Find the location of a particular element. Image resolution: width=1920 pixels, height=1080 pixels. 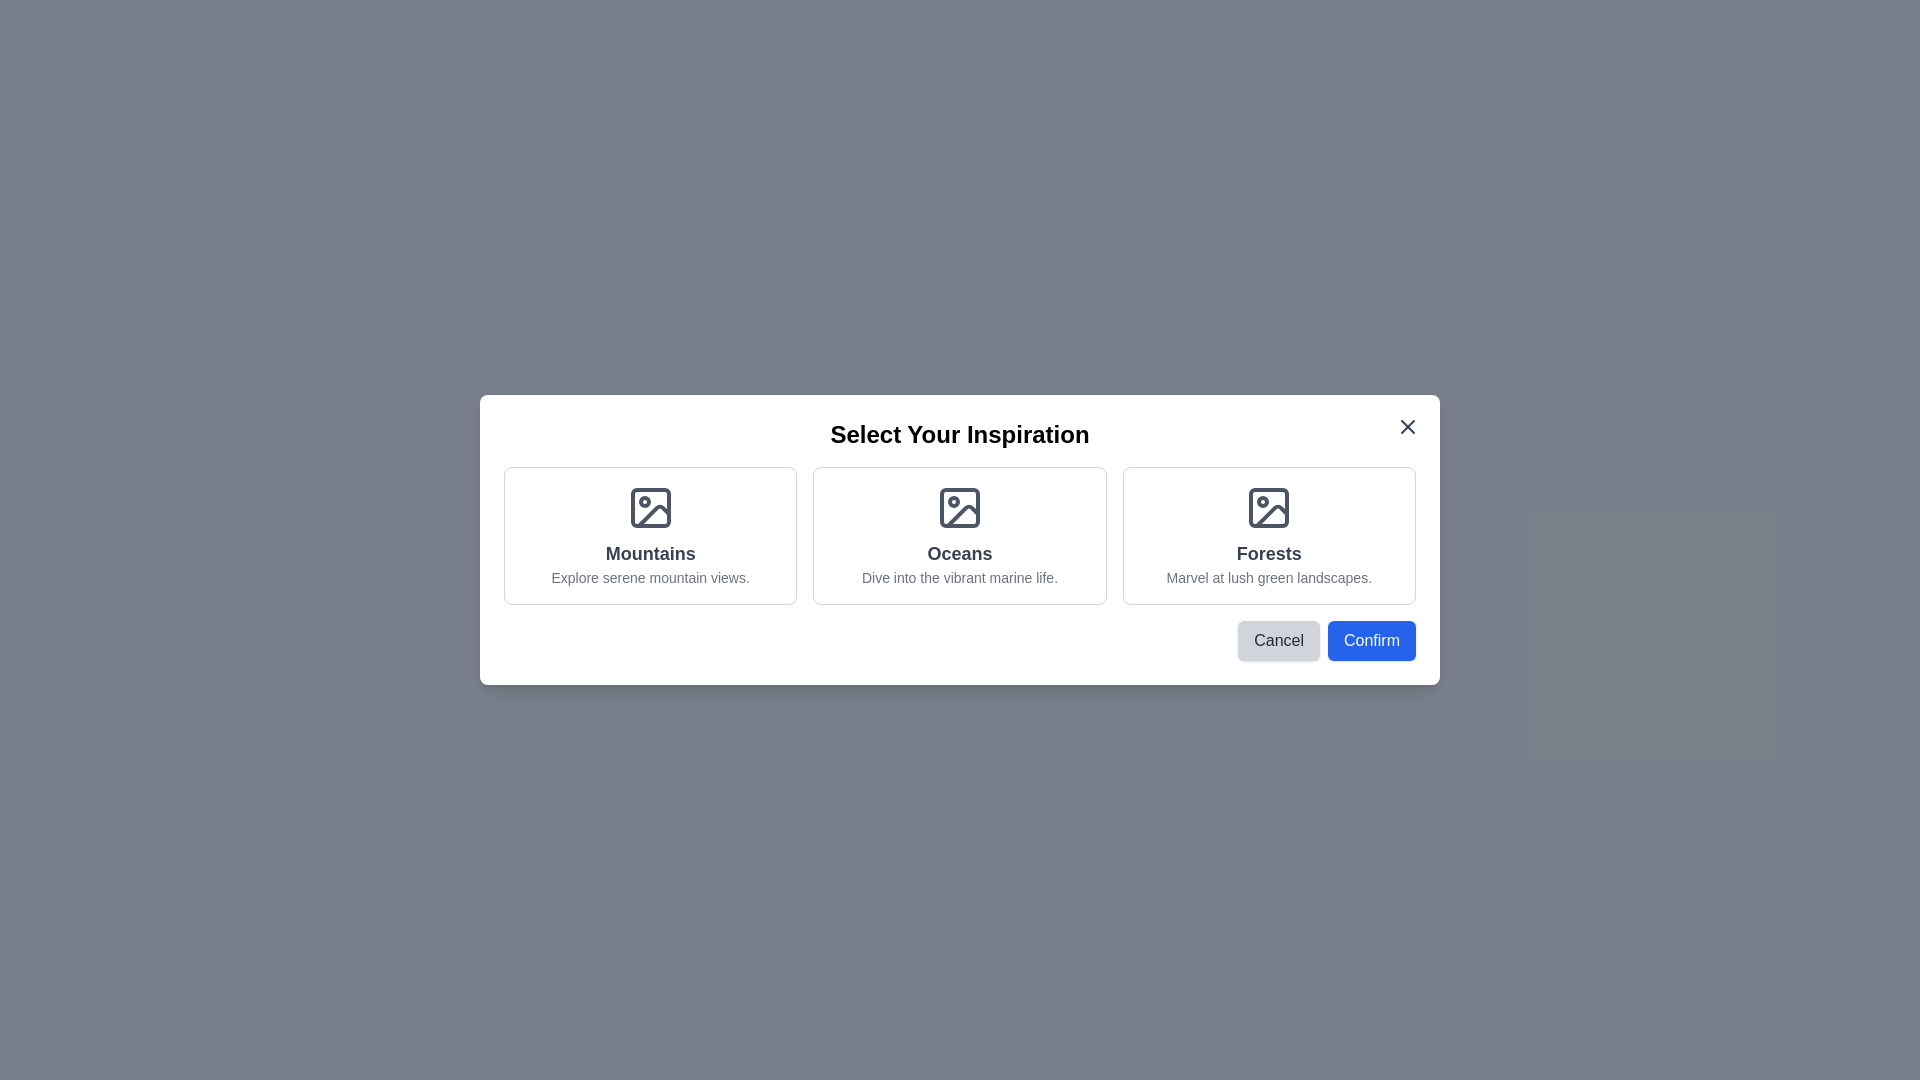

the descriptive Text label located at the bottom of the 'Forests' card, which supplements the card's main title and image is located at coordinates (1268, 578).